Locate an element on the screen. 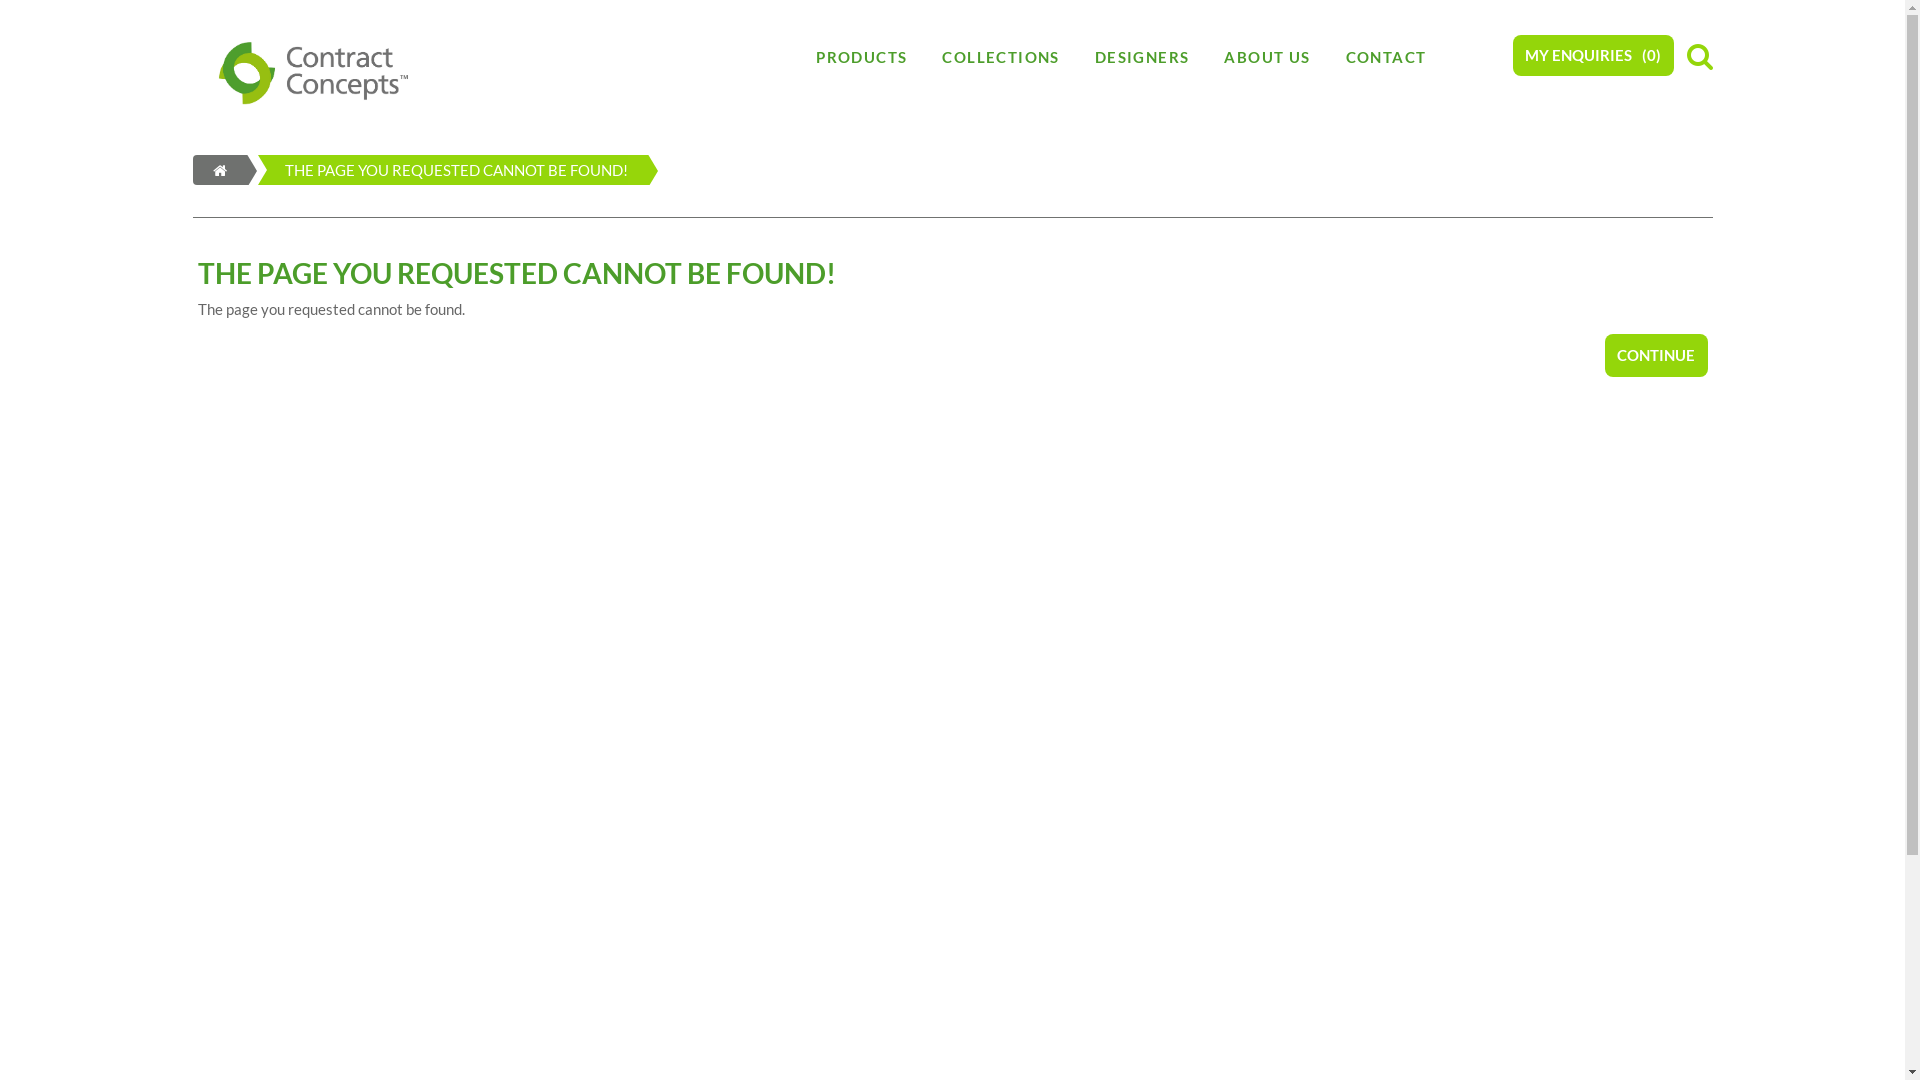 The image size is (1920, 1080). 'COLLECTIONS' is located at coordinates (1000, 56).